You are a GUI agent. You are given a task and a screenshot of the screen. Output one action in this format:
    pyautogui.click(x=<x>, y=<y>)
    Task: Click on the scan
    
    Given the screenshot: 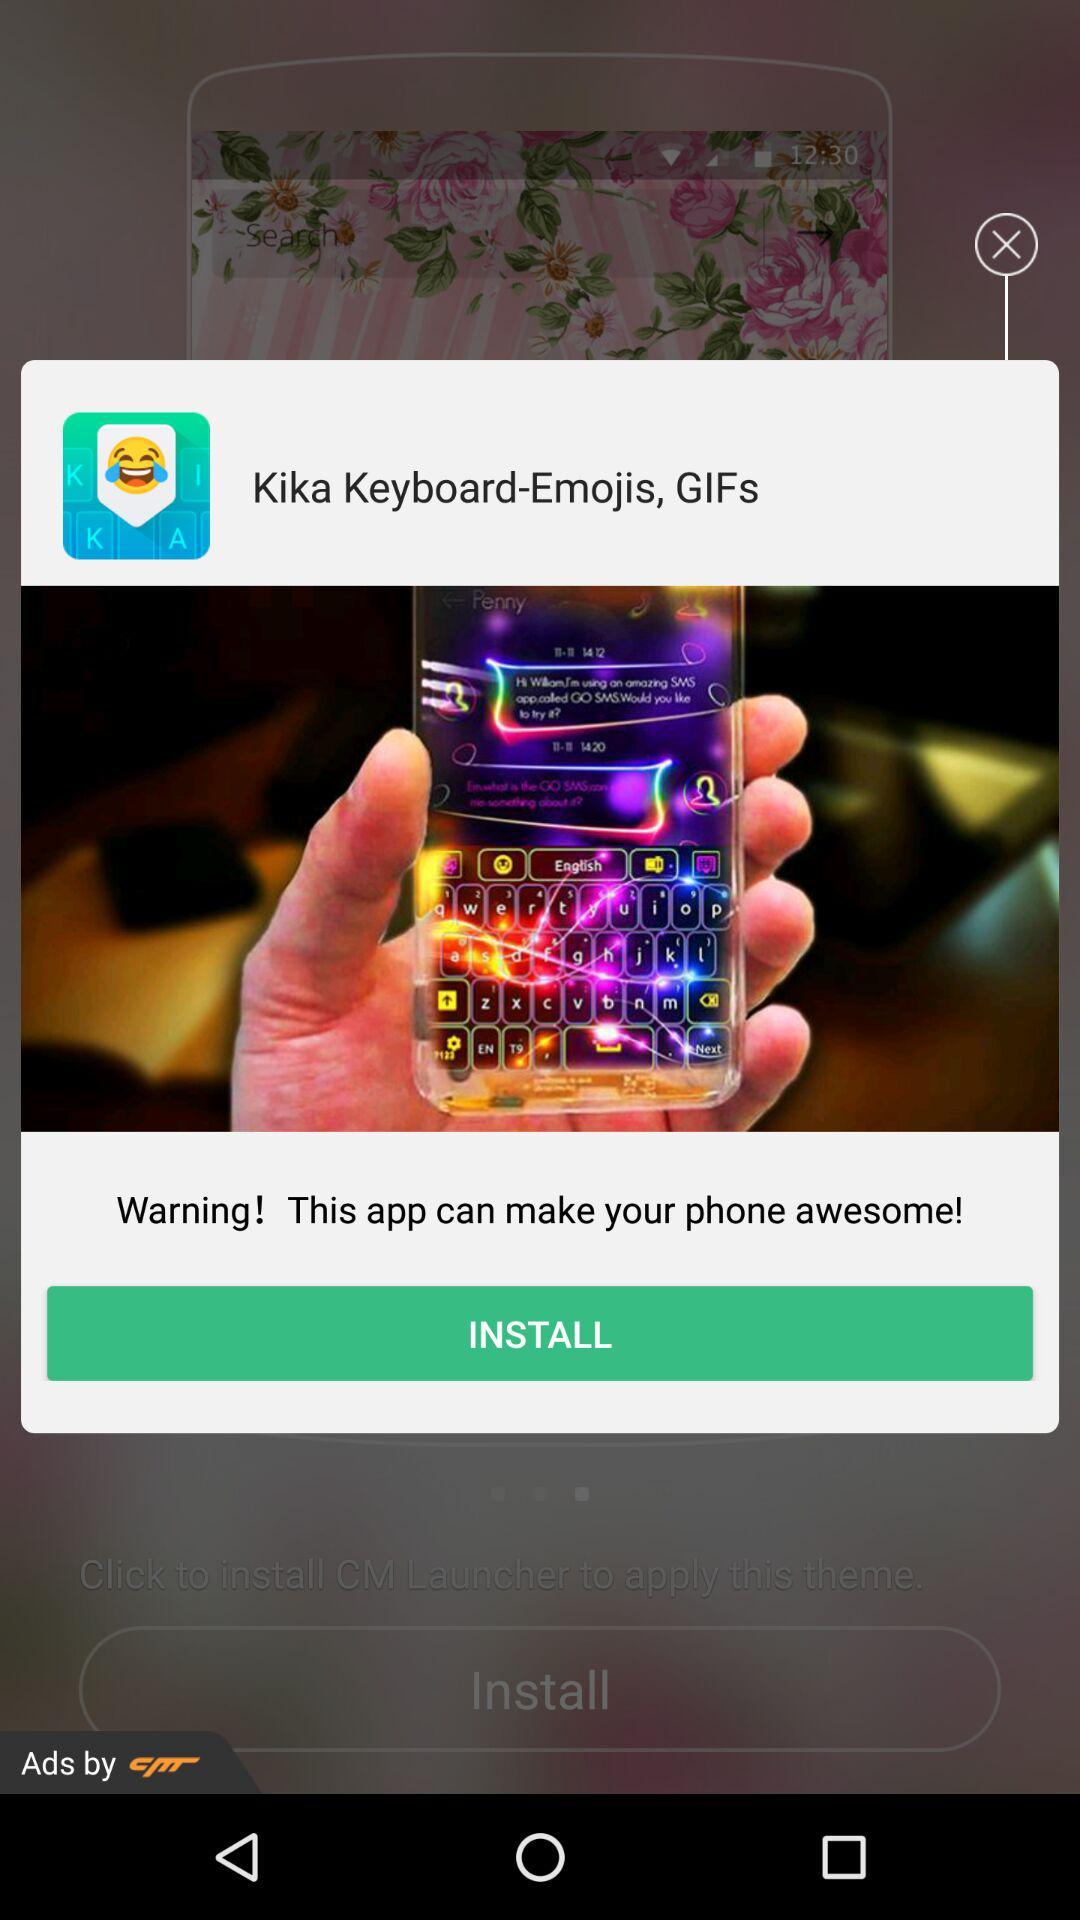 What is the action you would take?
    pyautogui.click(x=540, y=858)
    